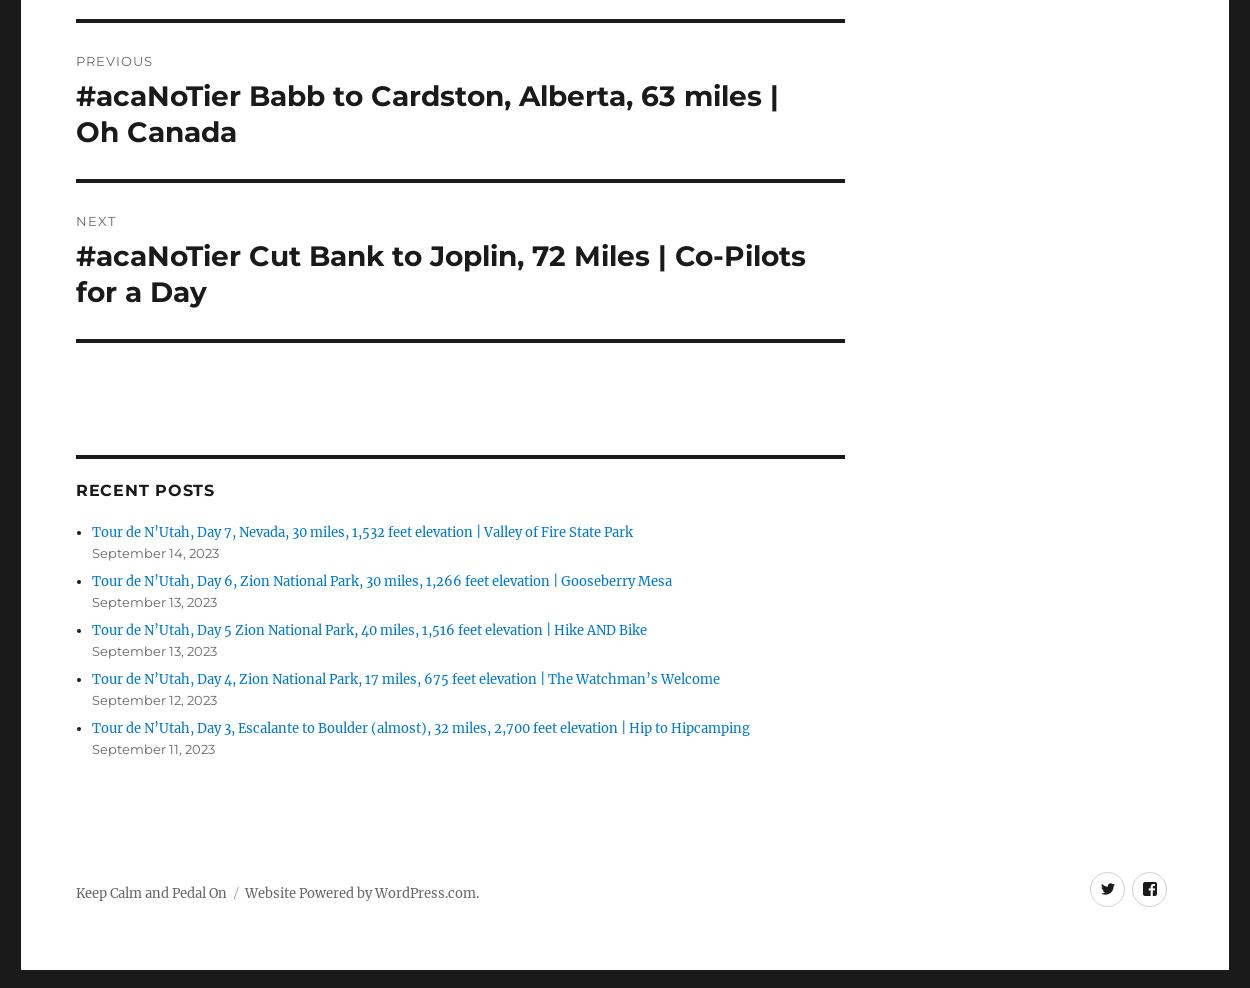 Image resolution: width=1250 pixels, height=988 pixels. Describe the element at coordinates (439, 272) in the screenshot. I see `'#acaNoTier Cut Bank to Joplin, 72 Miles | Co-Pilots for a Day'` at that location.